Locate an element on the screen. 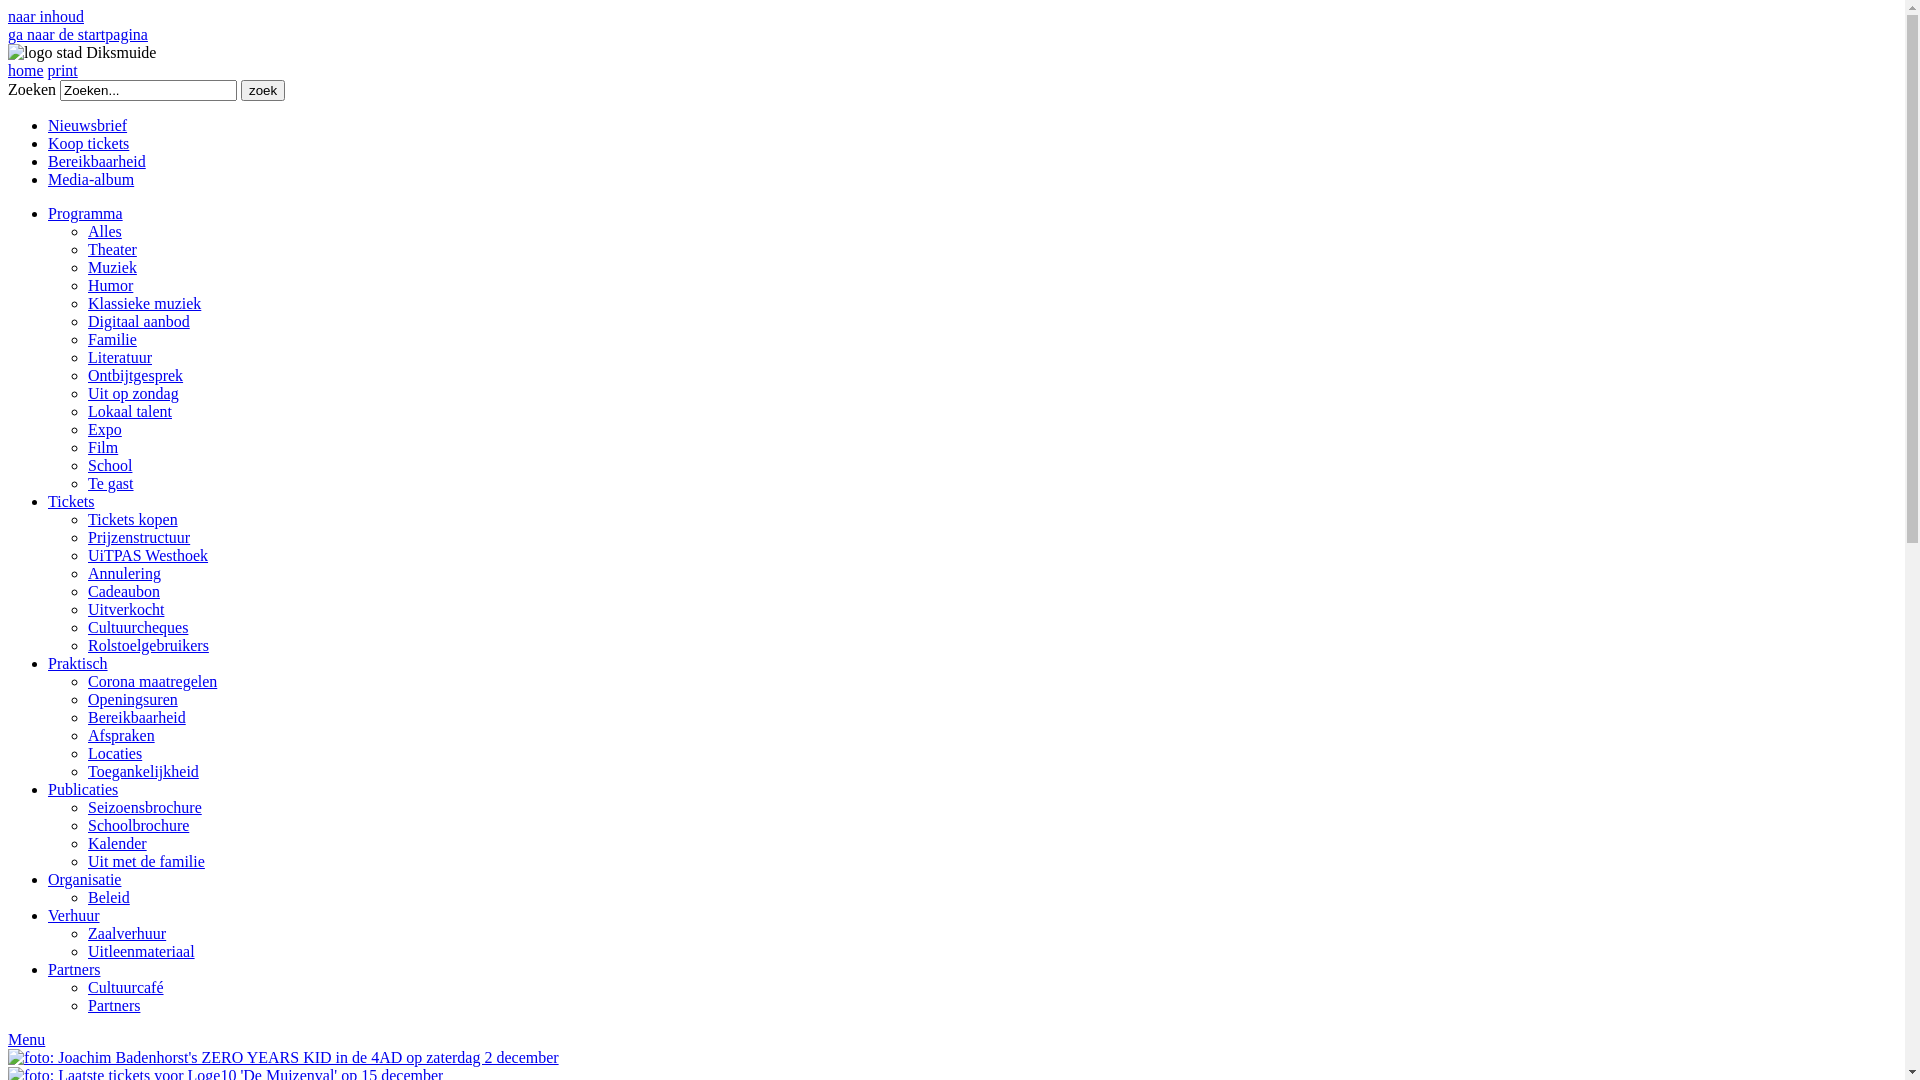 This screenshot has width=1920, height=1080. 'Ontbijtgesprek' is located at coordinates (134, 375).